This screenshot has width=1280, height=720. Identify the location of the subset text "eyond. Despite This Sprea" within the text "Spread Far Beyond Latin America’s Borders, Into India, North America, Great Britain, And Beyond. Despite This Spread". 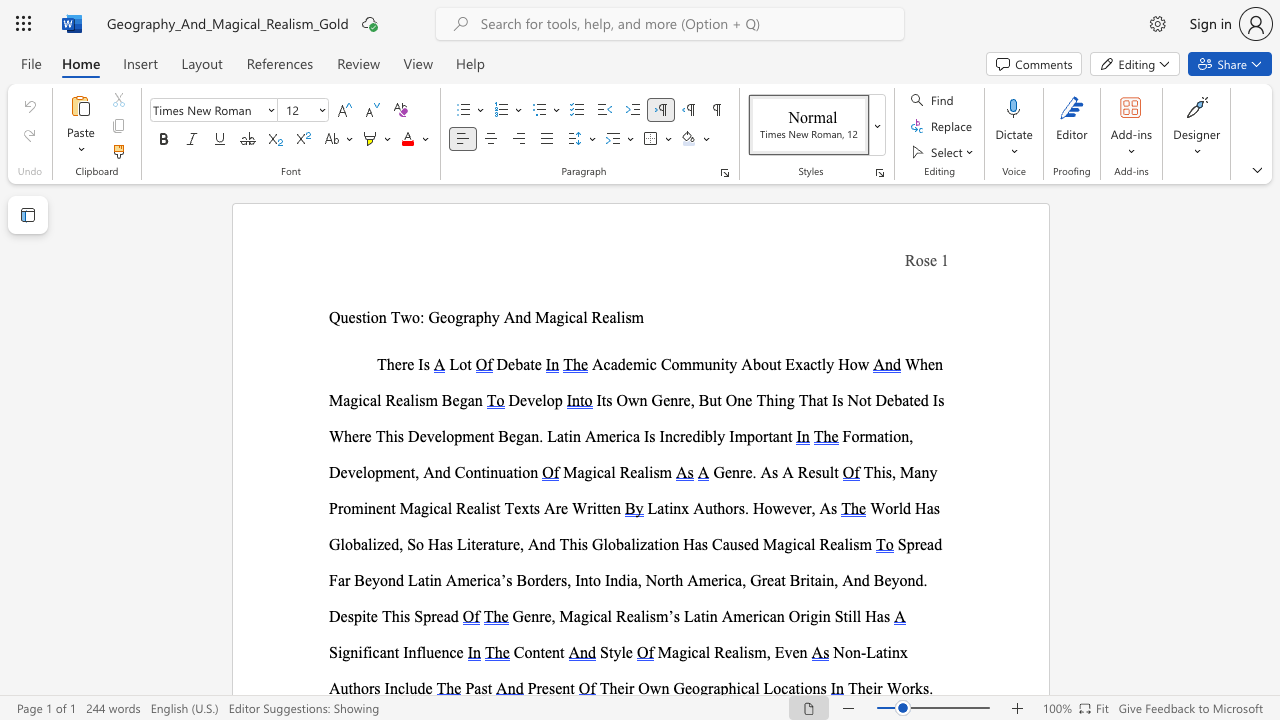
(883, 580).